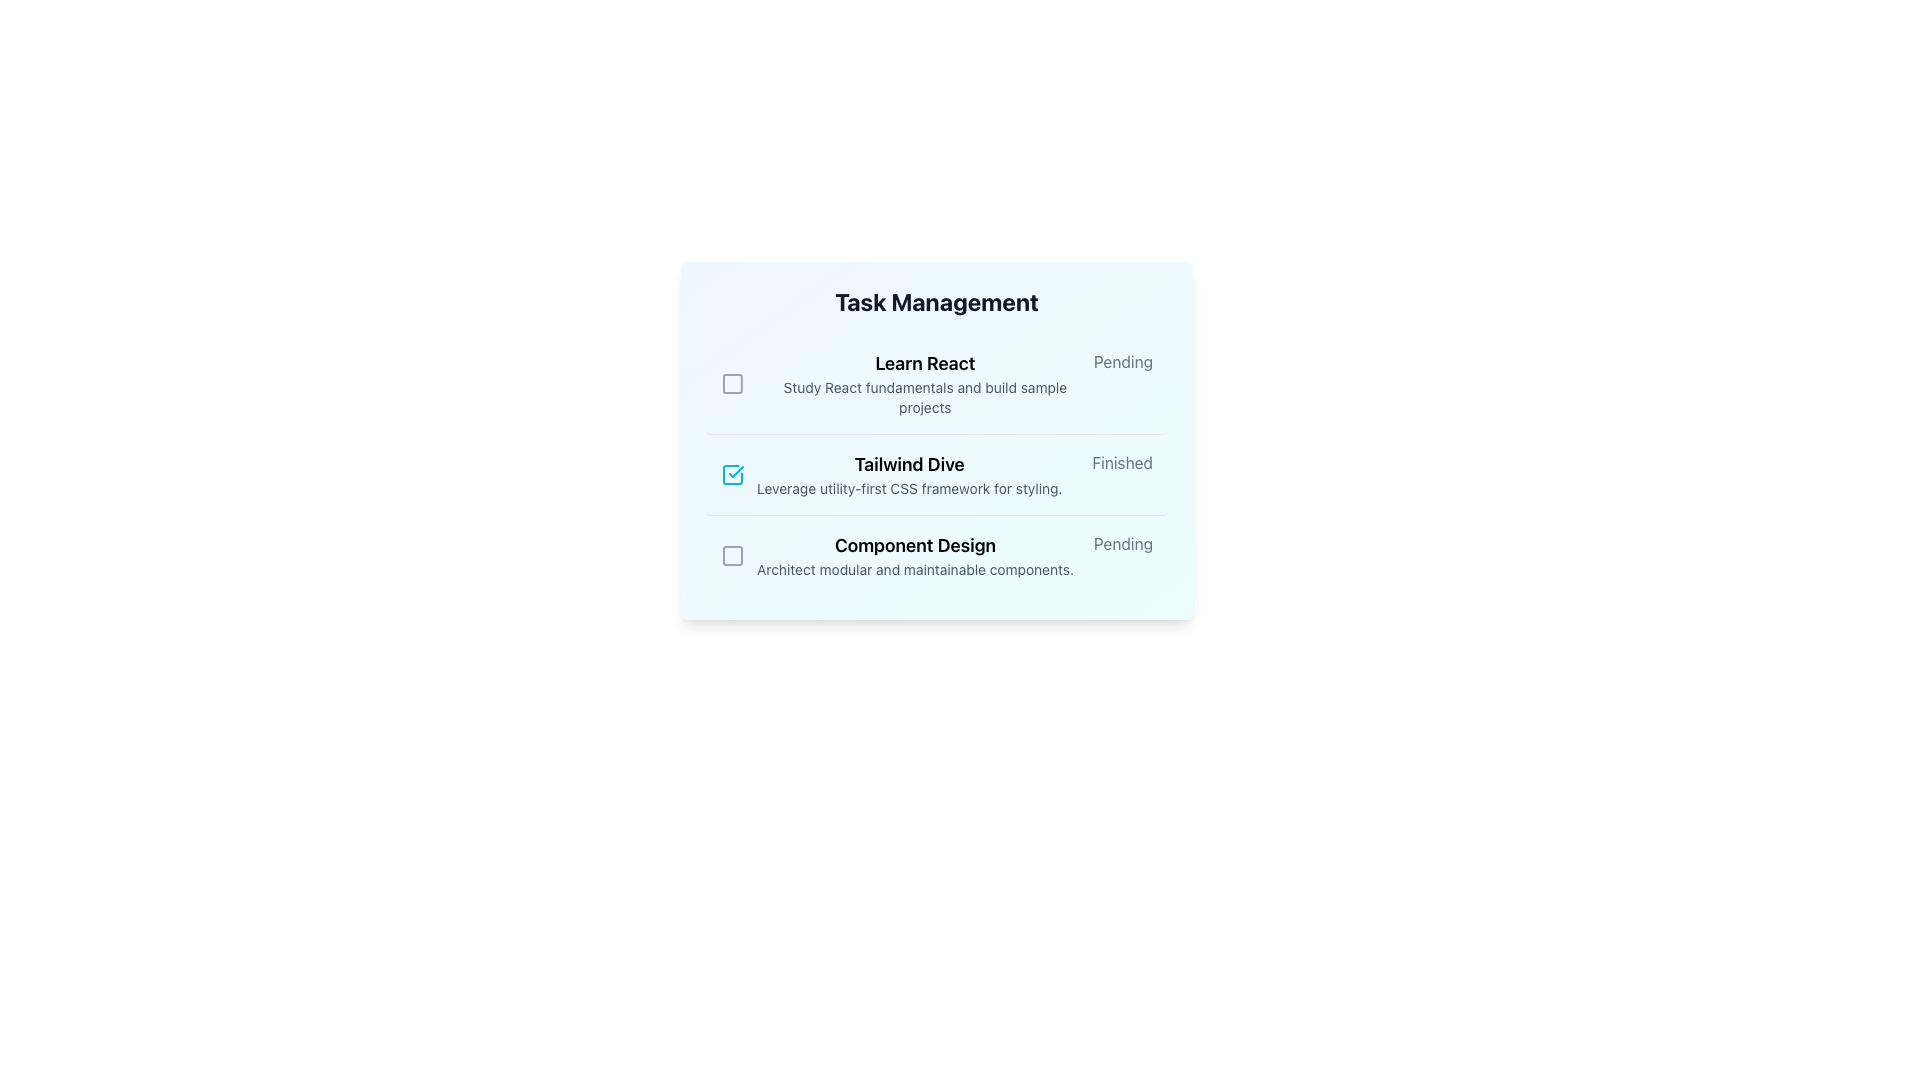 Image resolution: width=1920 pixels, height=1080 pixels. I want to click on Text Label element displaying the word 'Pending' which is styled in gray and positioned at the far right of the list item under 'Task Management', so click(1123, 543).